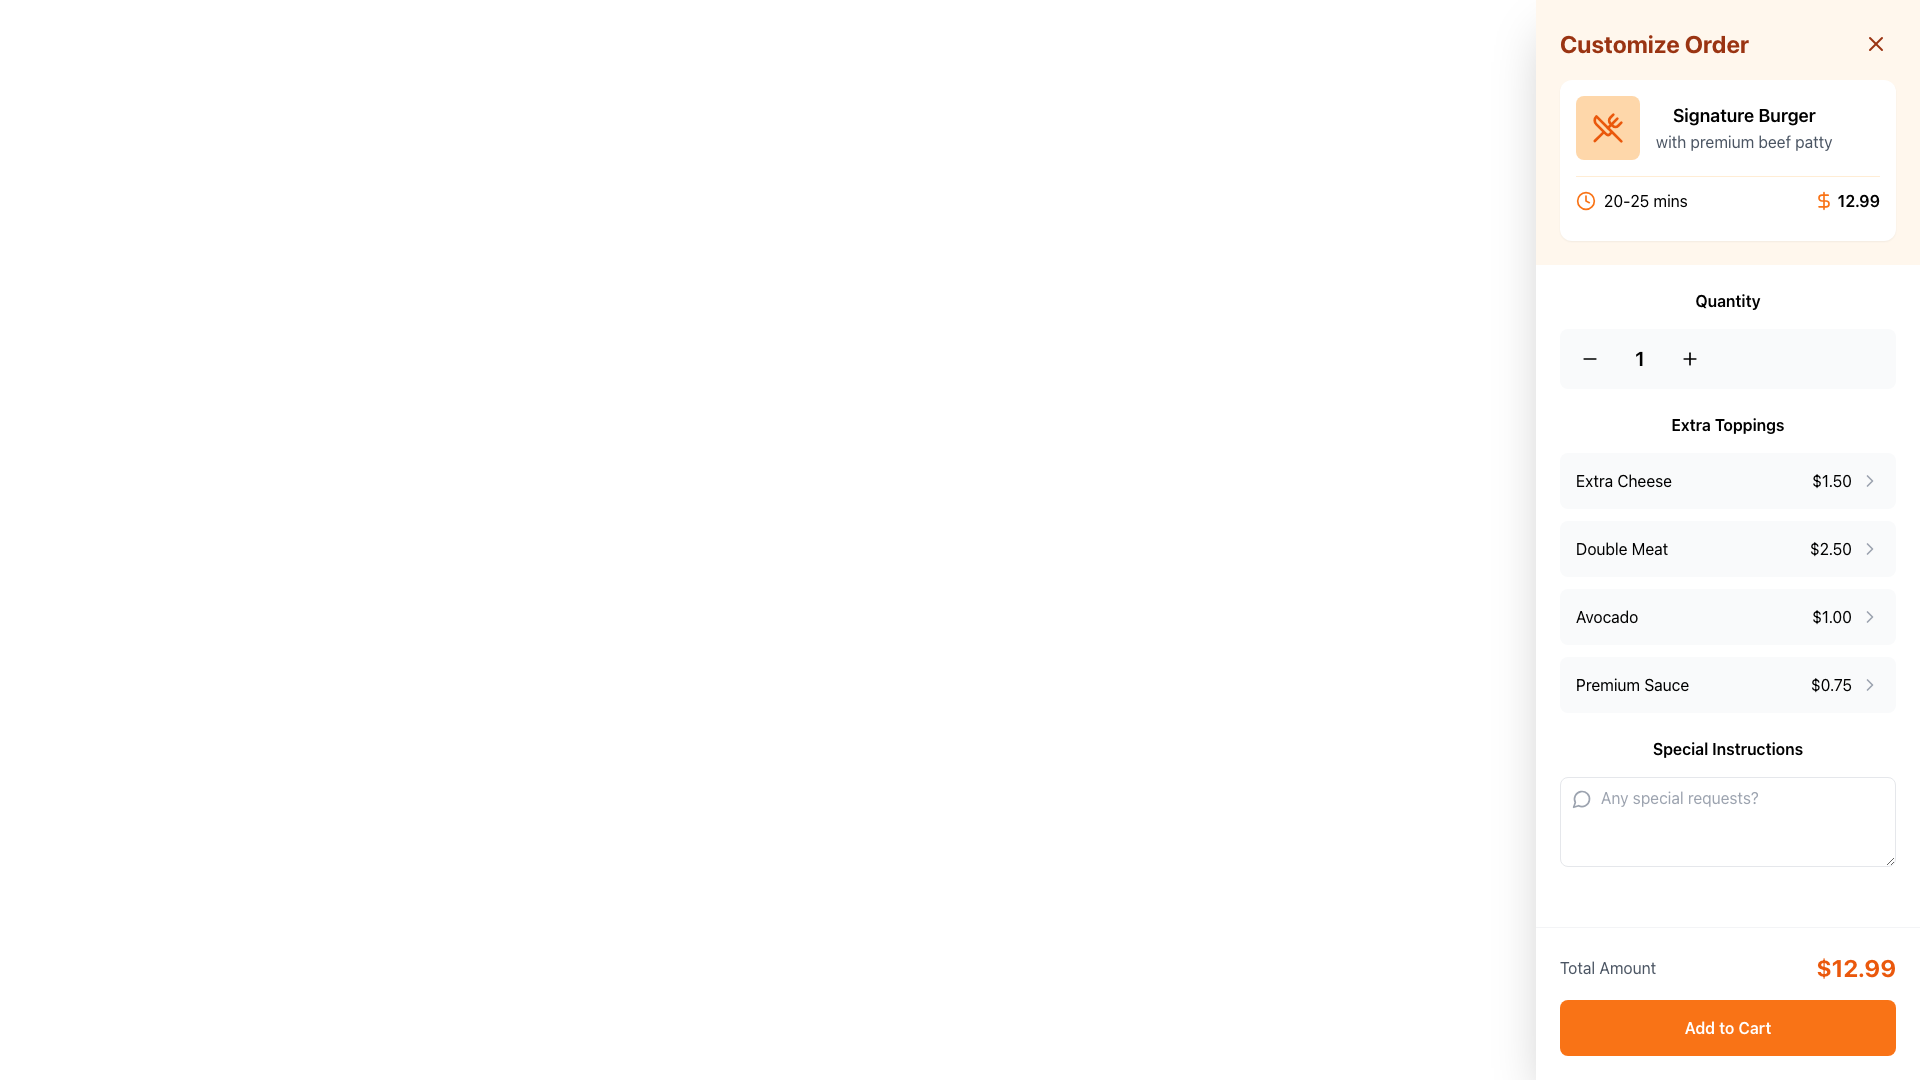 The width and height of the screenshot is (1920, 1080). What do you see at coordinates (1830, 548) in the screenshot?
I see `displayed price from the text label showing '$2.50', which is styled in a dark font on a white background and is located to the right of the 'Double Meat' label` at bounding box center [1830, 548].